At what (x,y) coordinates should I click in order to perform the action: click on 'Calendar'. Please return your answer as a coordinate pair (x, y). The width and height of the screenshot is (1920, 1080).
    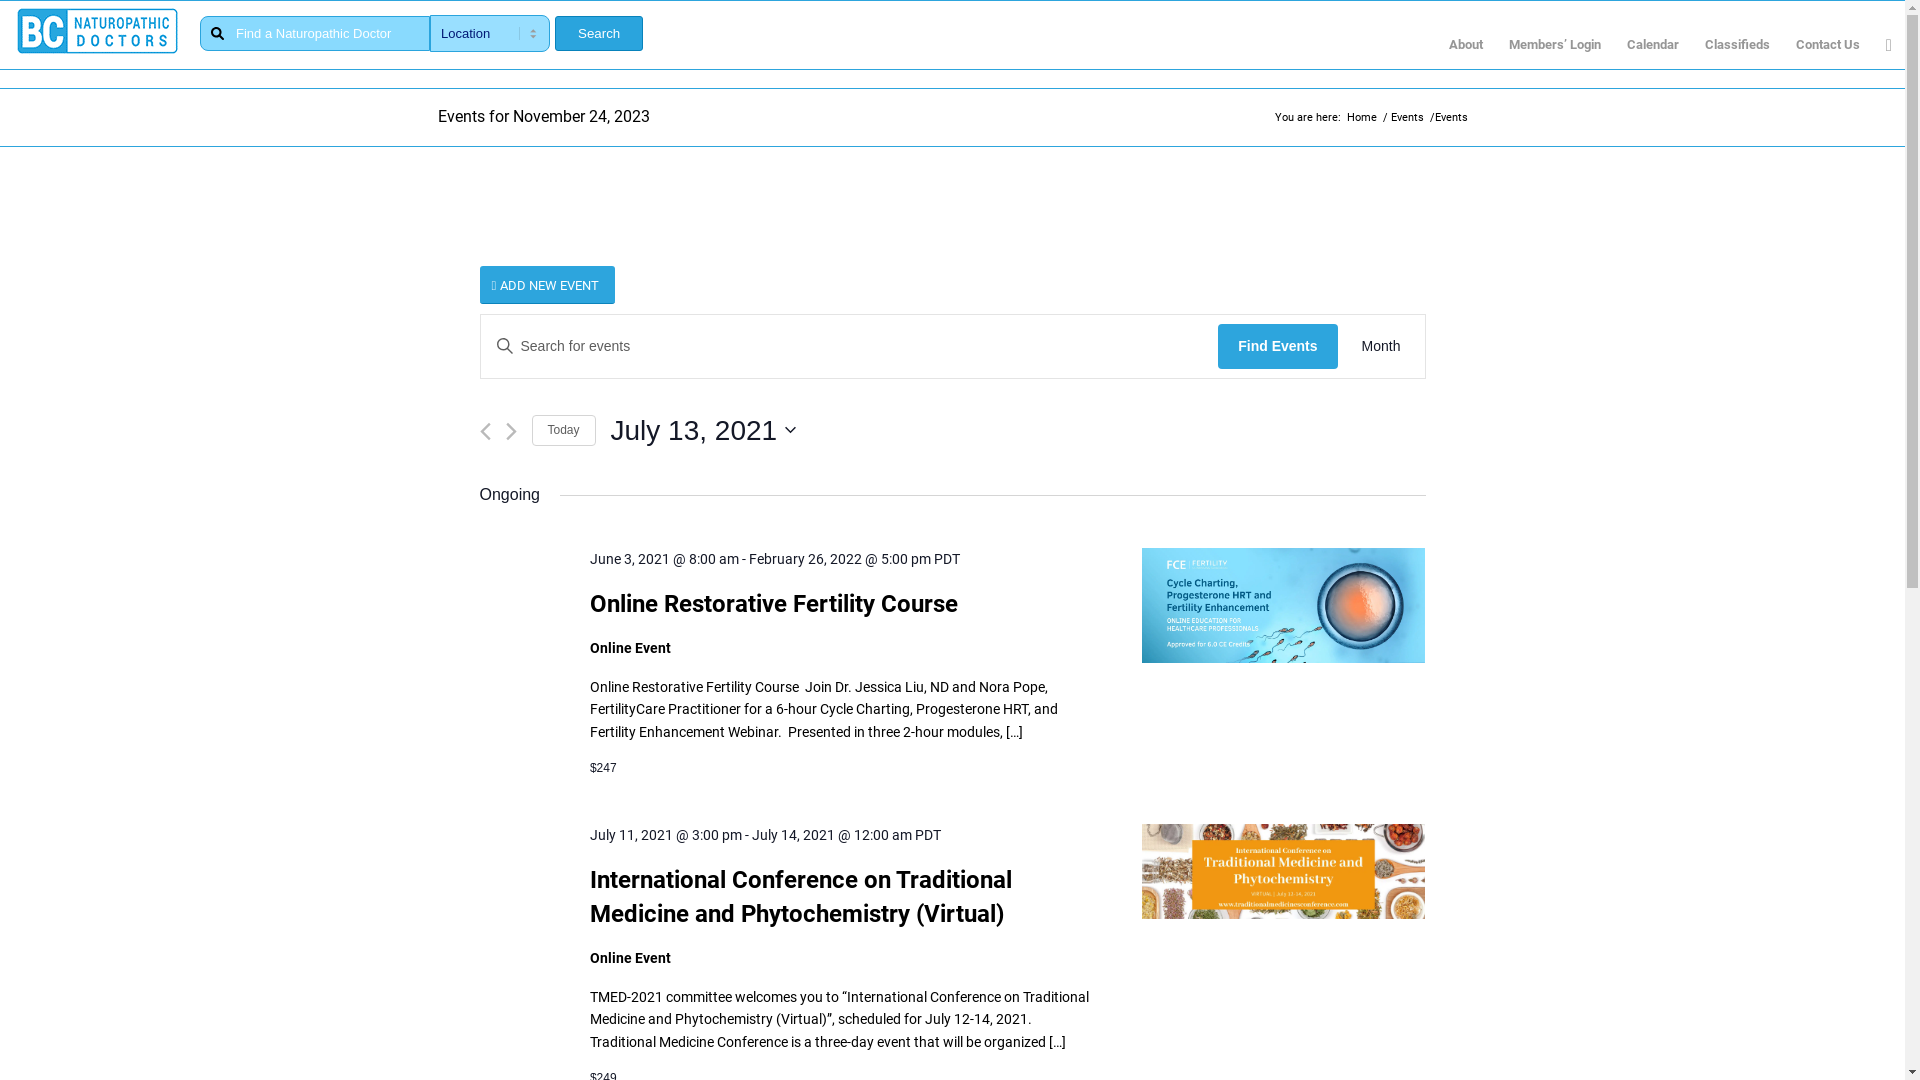
    Looking at the image, I should click on (1652, 45).